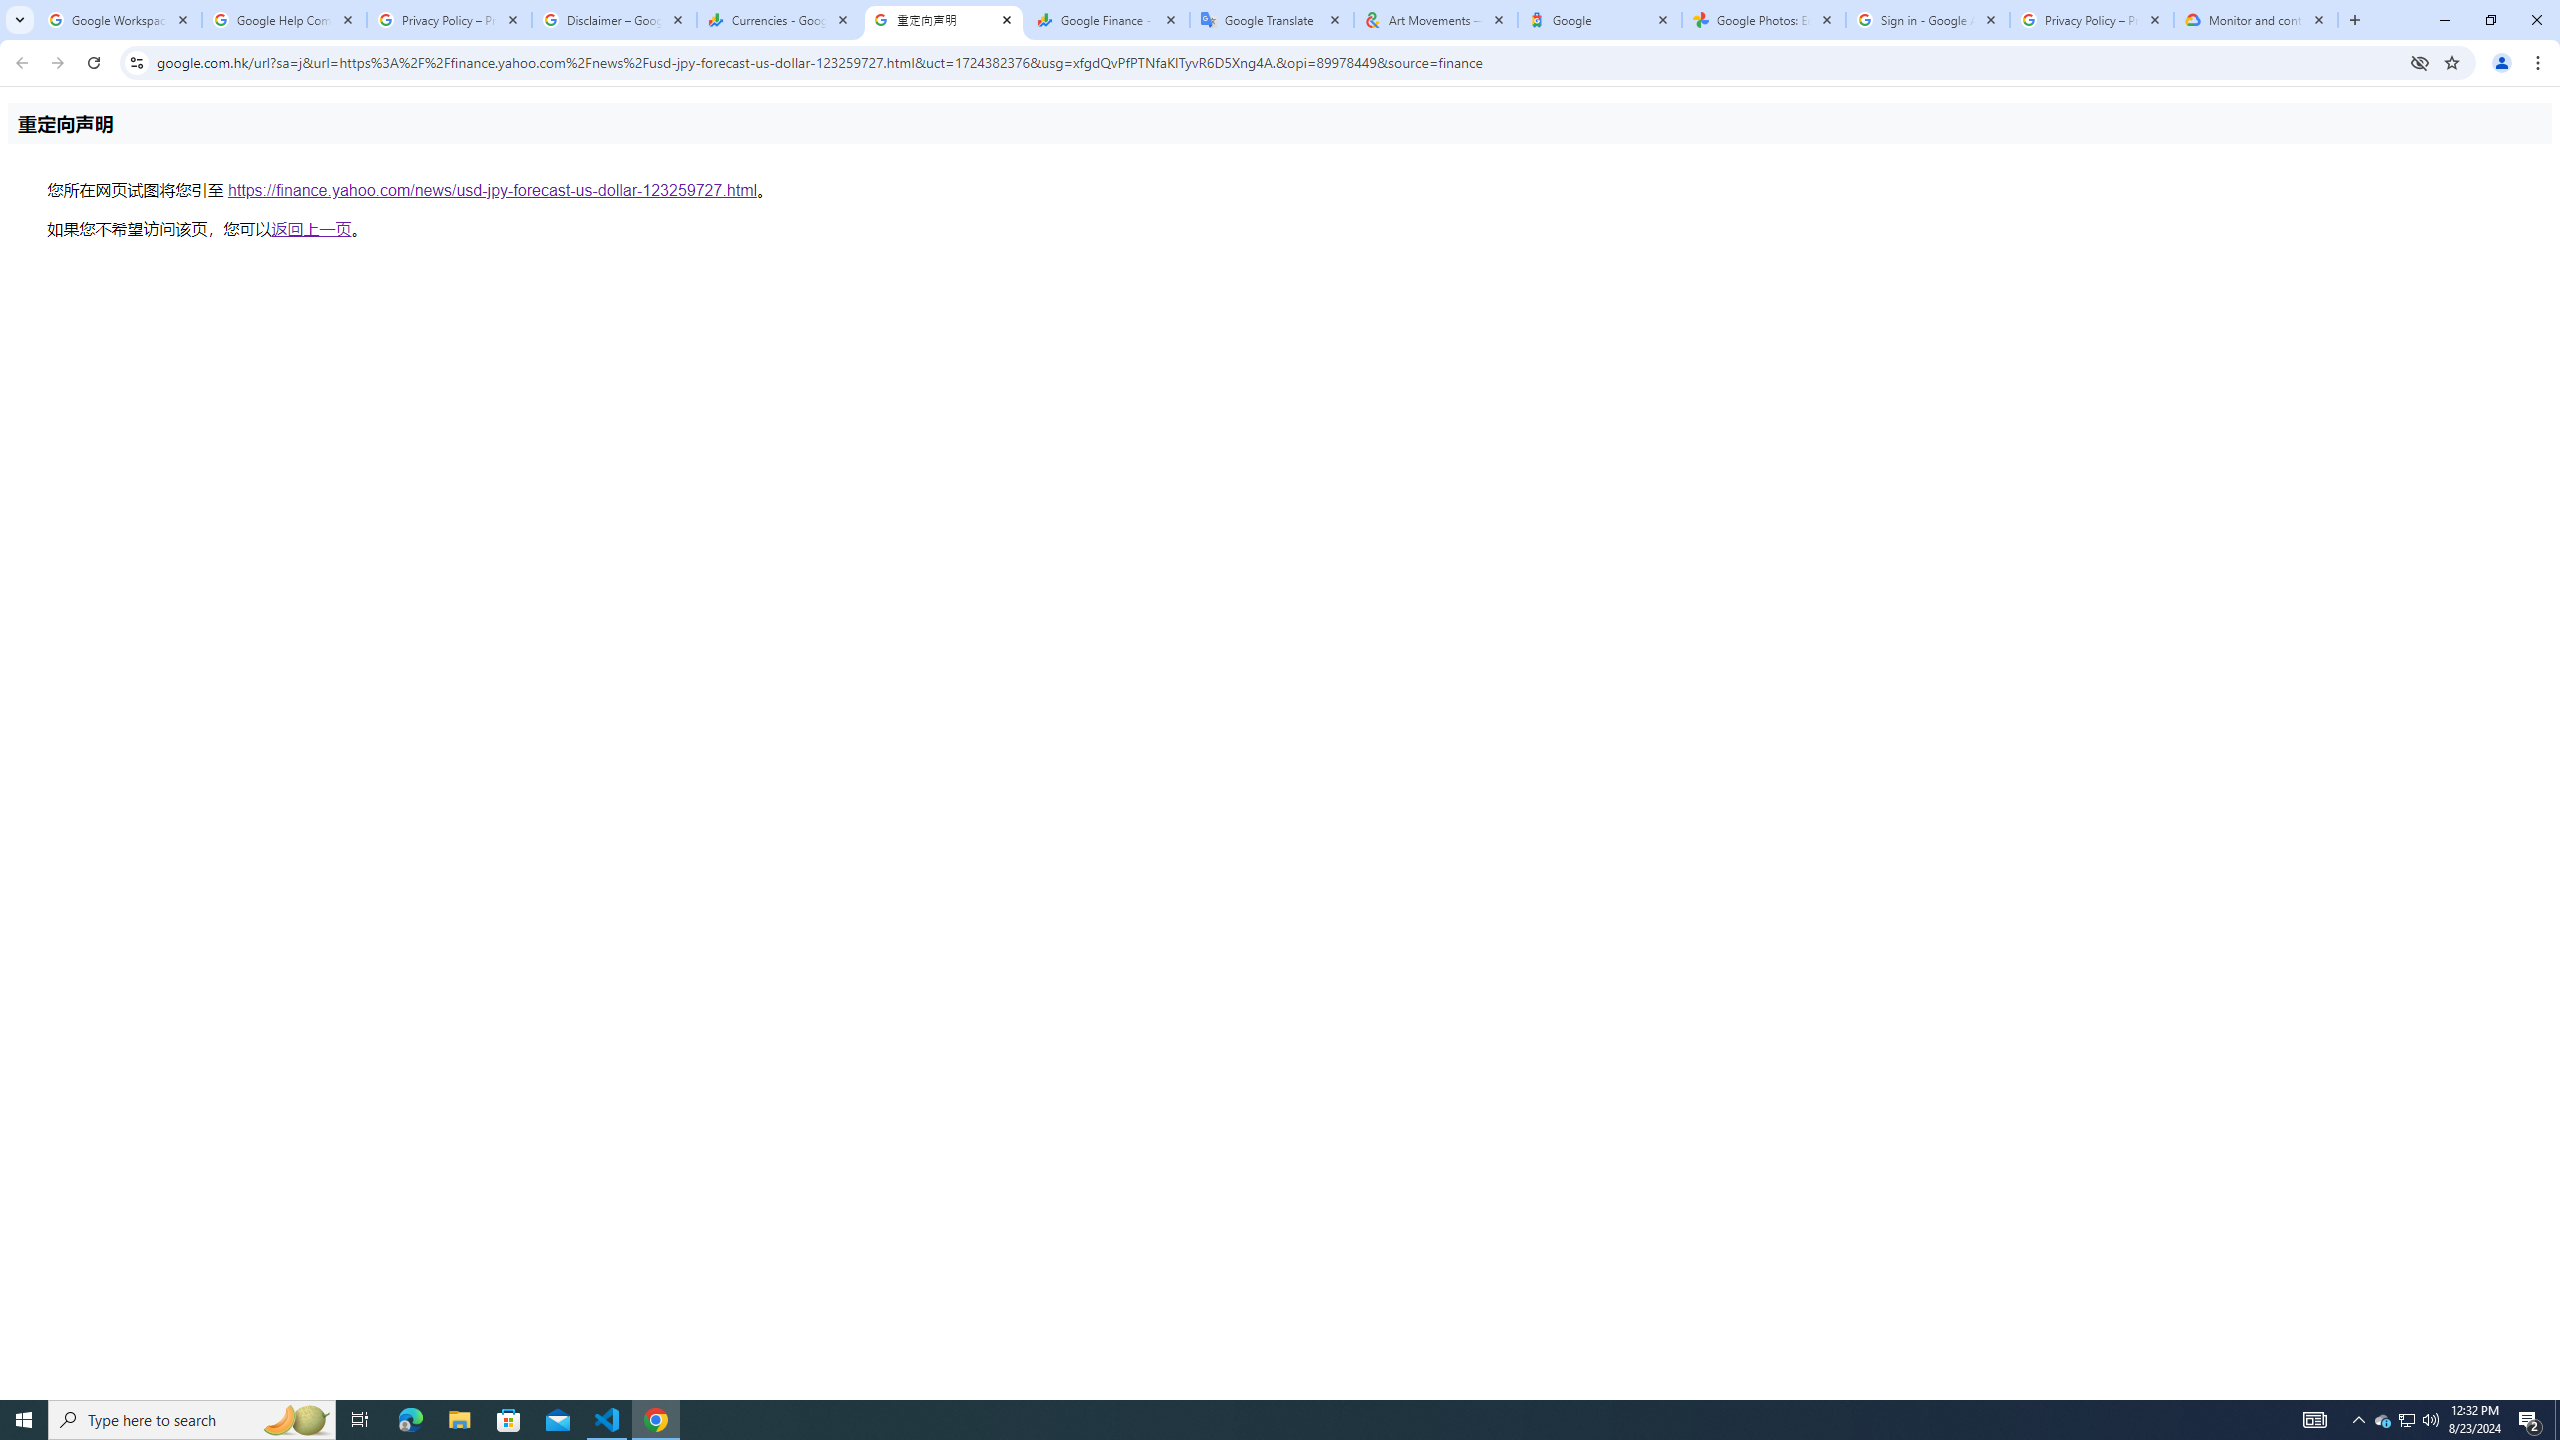 Image resolution: width=2560 pixels, height=1440 pixels. I want to click on 'Google', so click(1599, 19).